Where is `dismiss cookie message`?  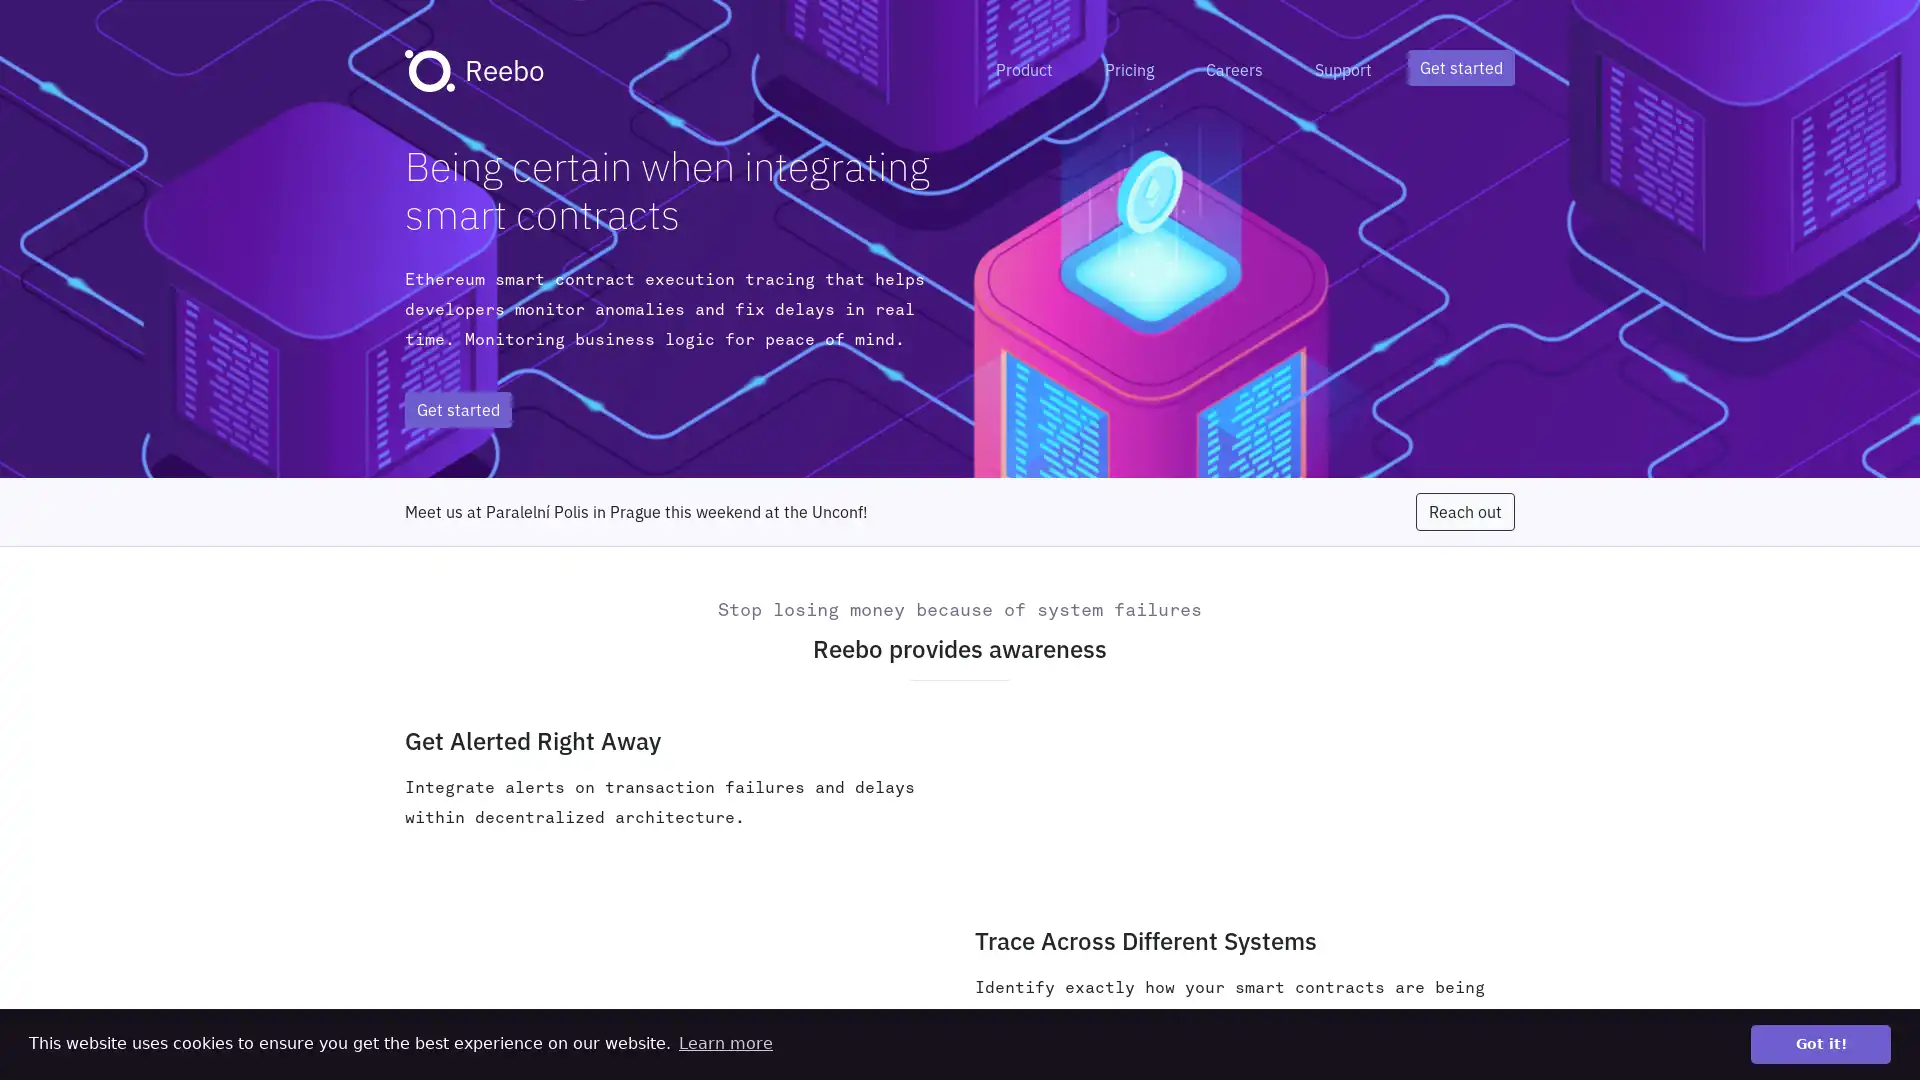
dismiss cookie message is located at coordinates (1820, 1043).